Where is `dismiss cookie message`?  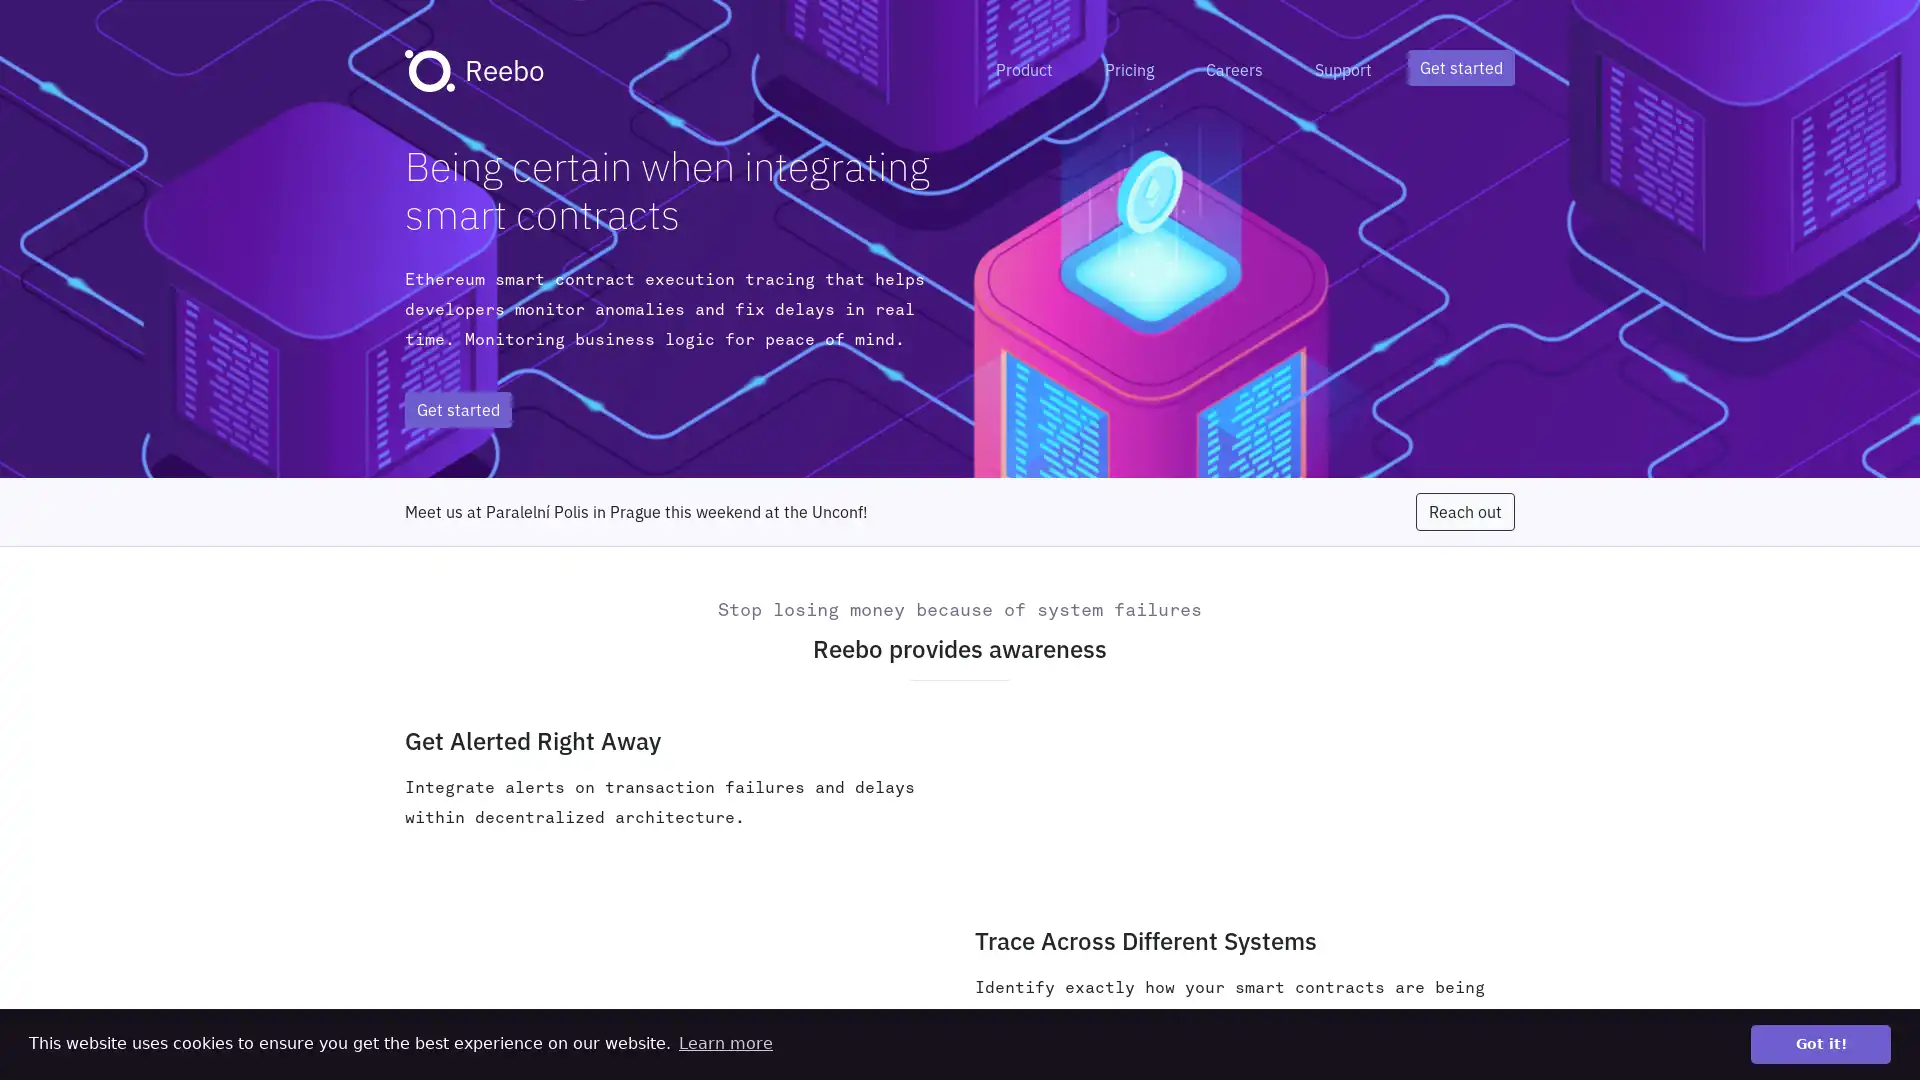
dismiss cookie message is located at coordinates (1820, 1043).